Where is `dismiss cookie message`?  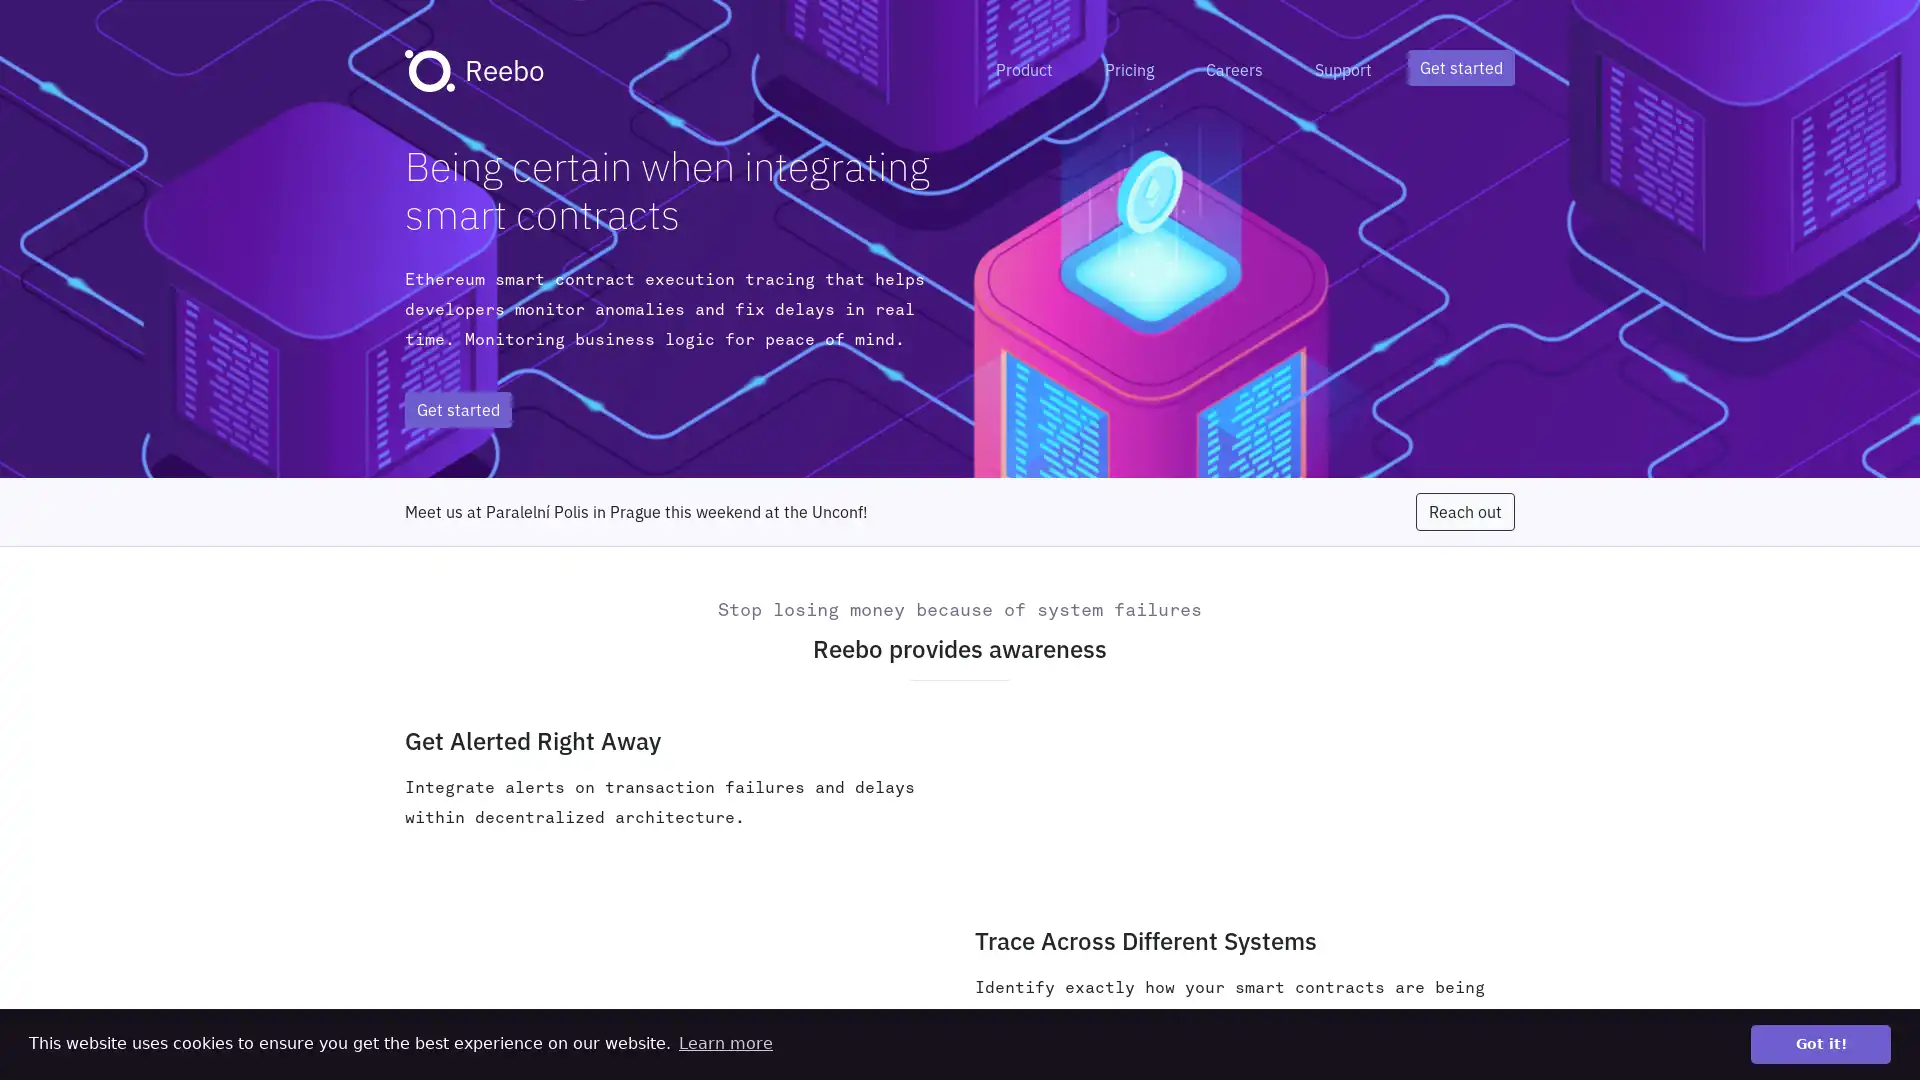
dismiss cookie message is located at coordinates (1820, 1043).